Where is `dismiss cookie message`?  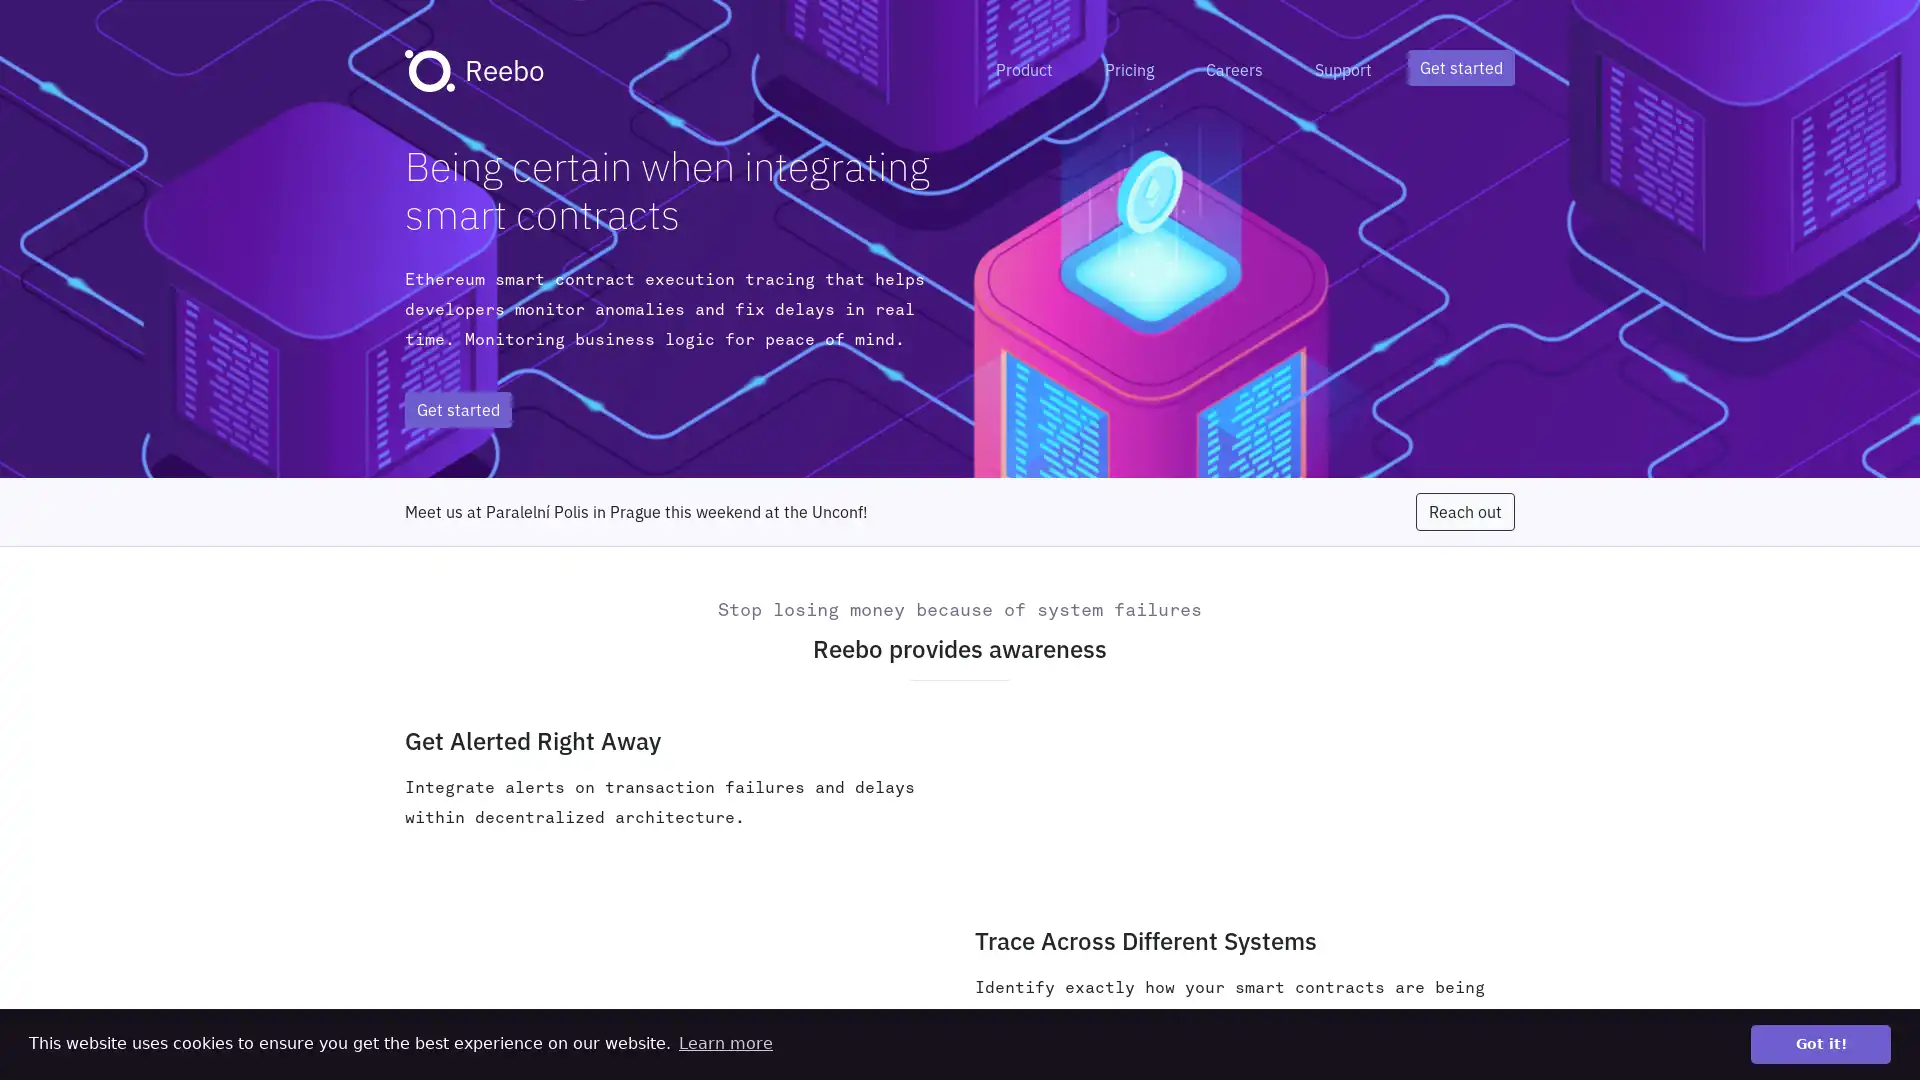
dismiss cookie message is located at coordinates (1820, 1043).